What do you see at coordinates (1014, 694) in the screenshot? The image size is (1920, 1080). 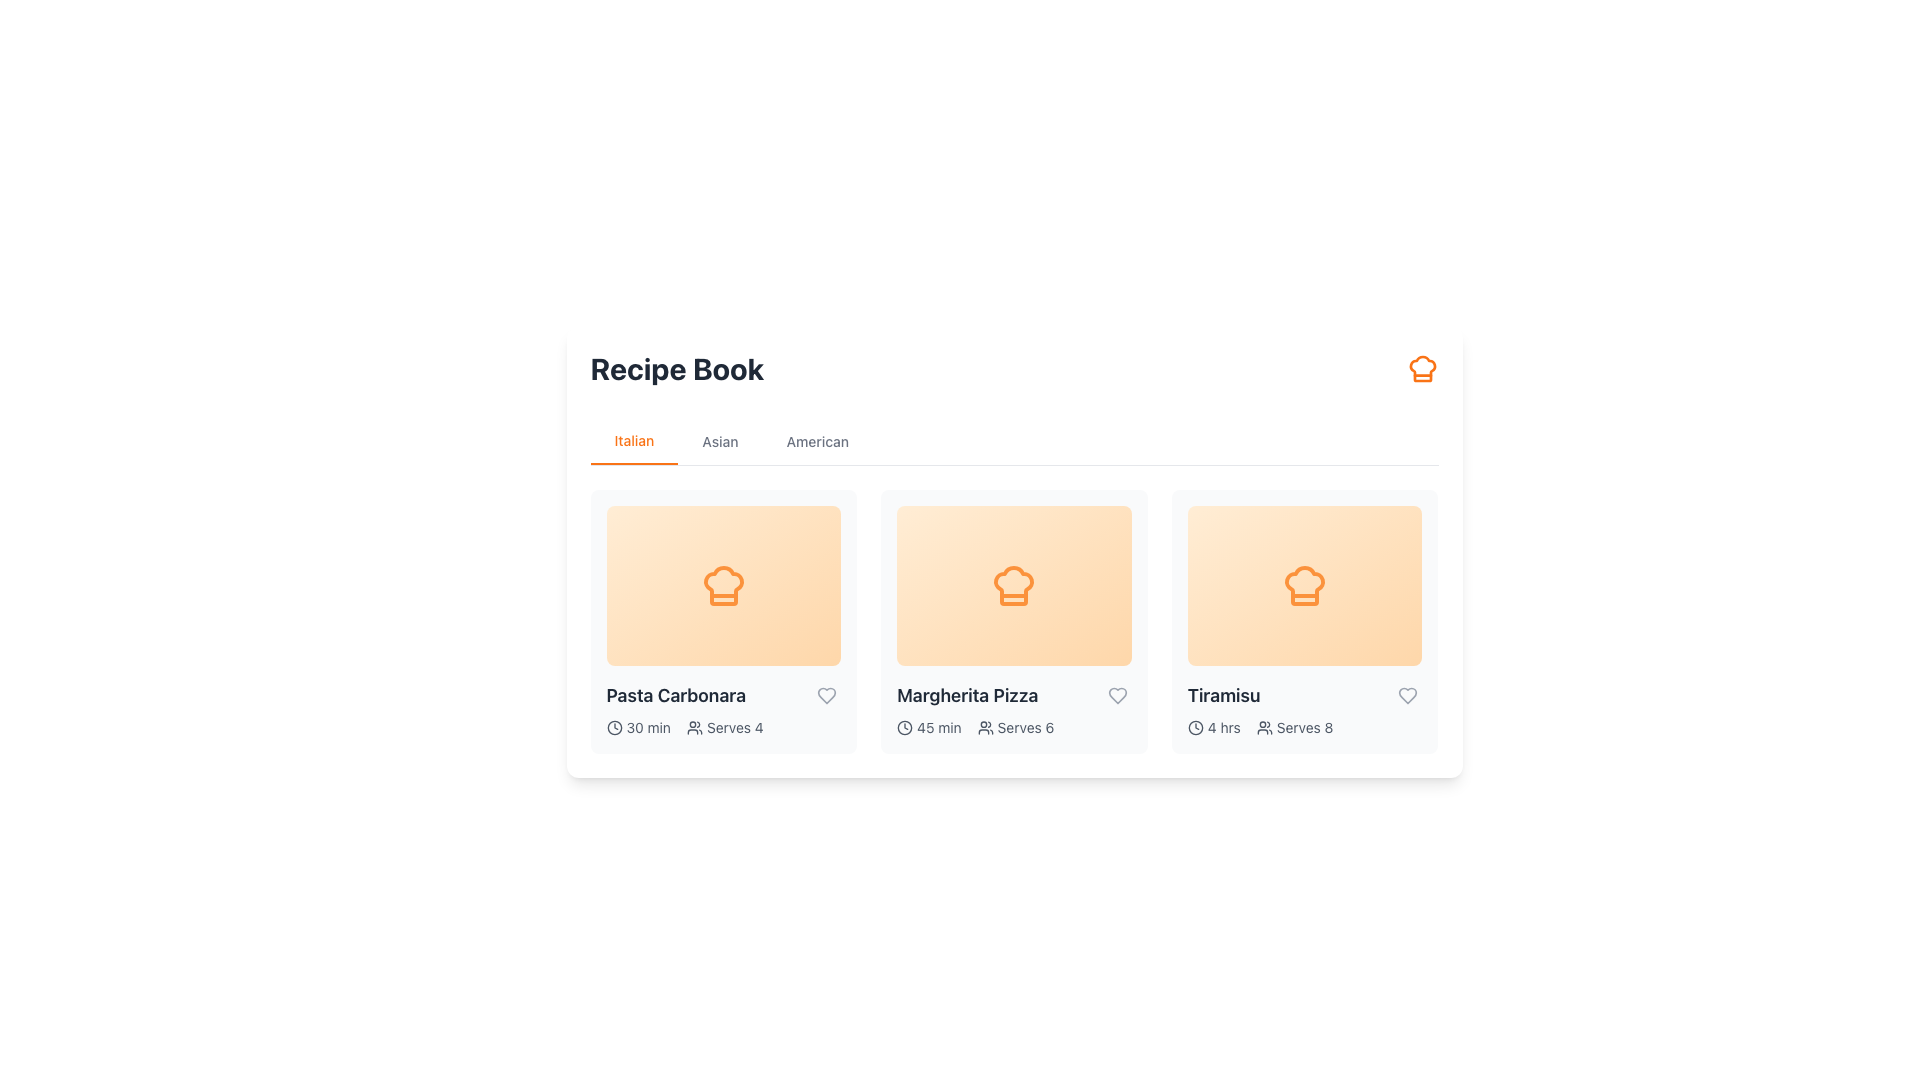 I see `the text label that serves as the title for the Margherita Pizza recipe card, located in the 'Recipe Book' section, positioned between the 'Pasta Carbonara' and 'Tiramisu' cards` at bounding box center [1014, 694].